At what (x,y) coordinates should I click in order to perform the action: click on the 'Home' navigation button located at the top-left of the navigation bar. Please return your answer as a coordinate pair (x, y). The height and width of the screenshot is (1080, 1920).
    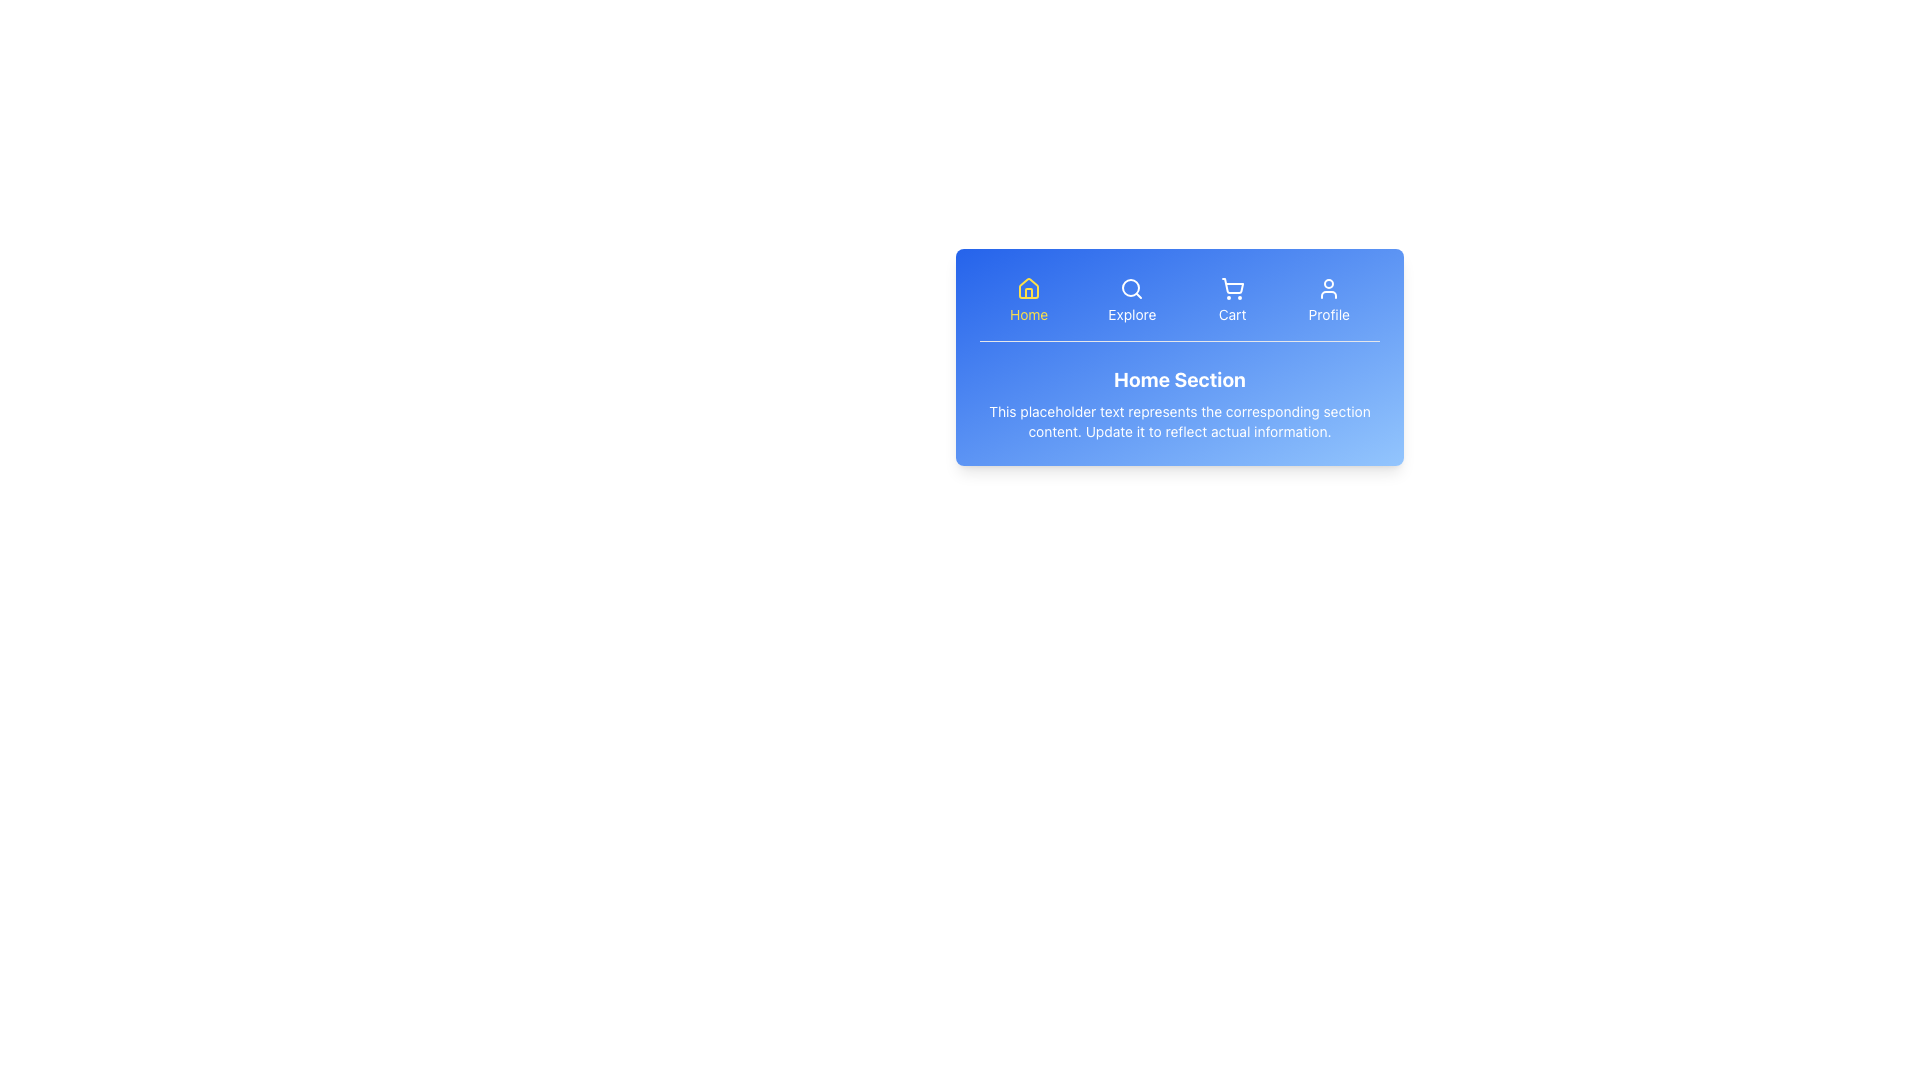
    Looking at the image, I should click on (1028, 299).